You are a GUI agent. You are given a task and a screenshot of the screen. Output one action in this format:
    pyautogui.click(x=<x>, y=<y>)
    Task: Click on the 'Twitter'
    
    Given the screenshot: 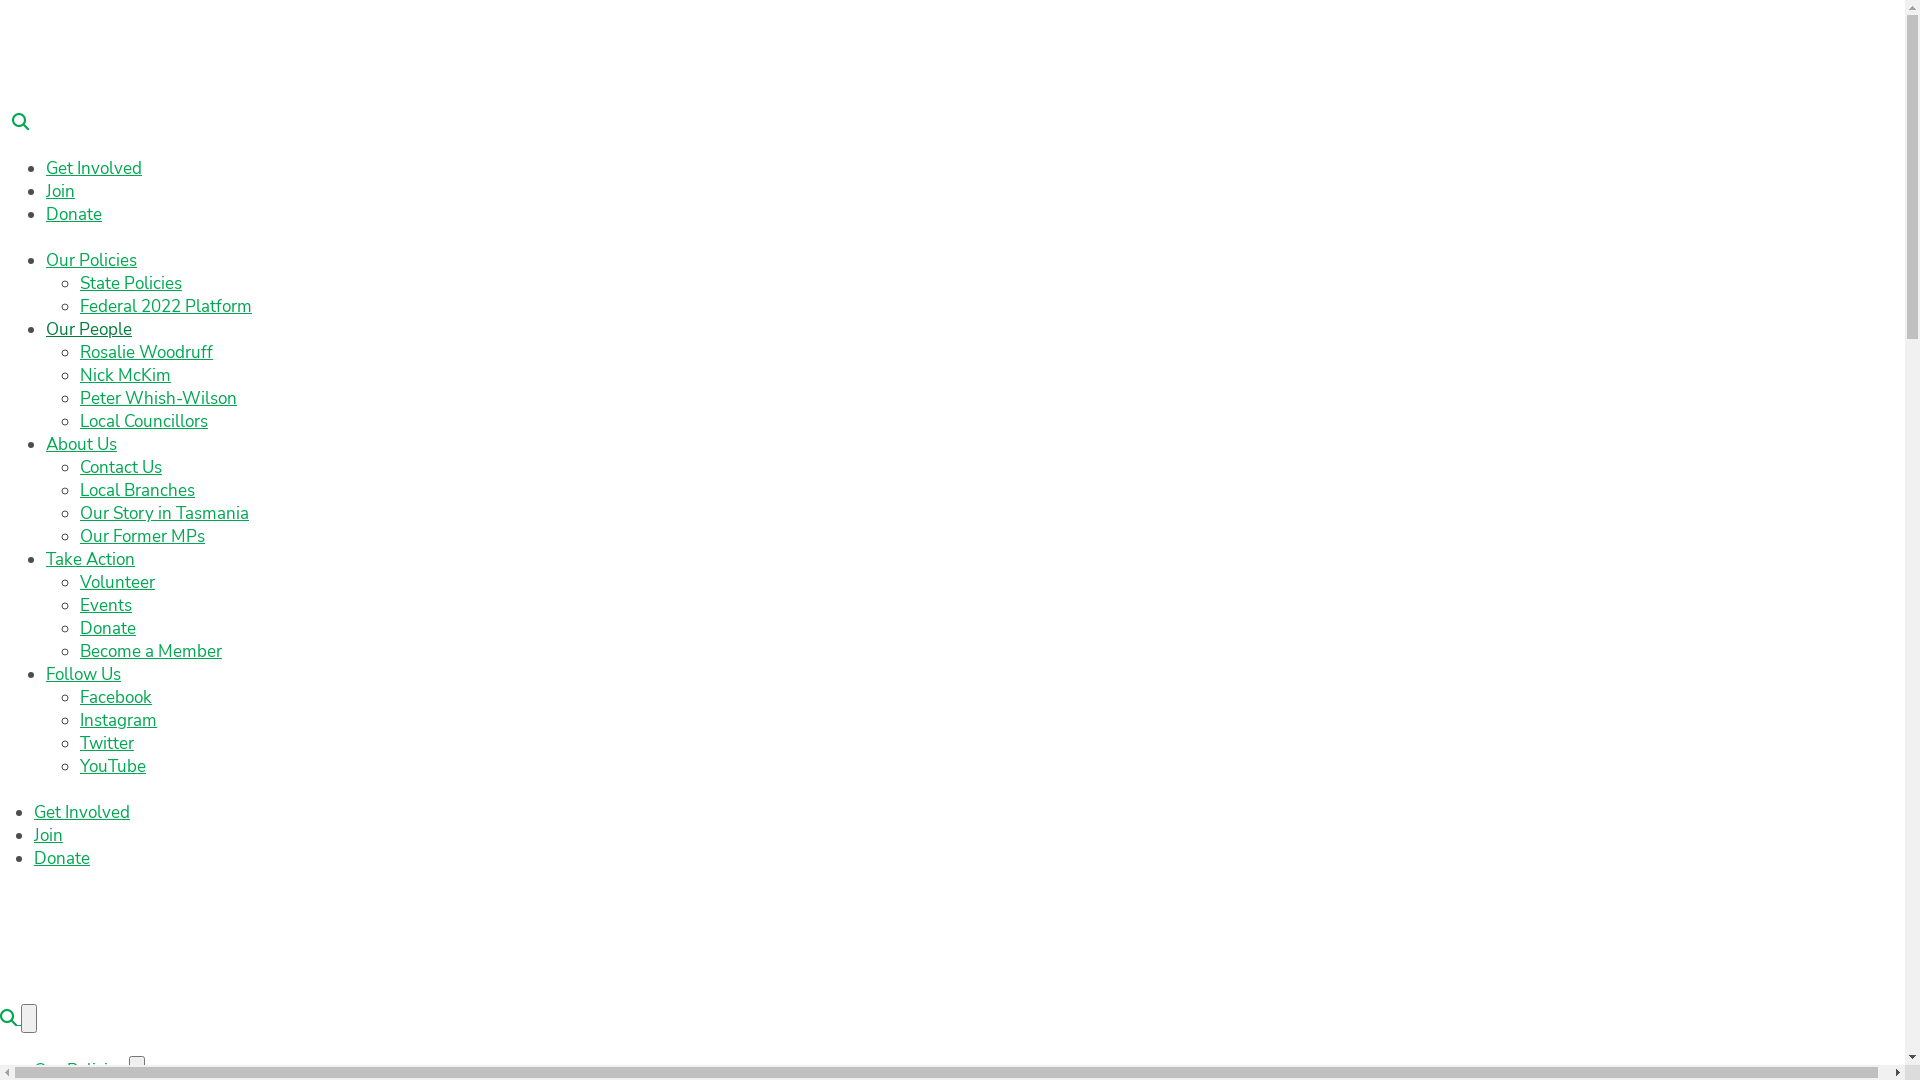 What is the action you would take?
    pyautogui.click(x=105, y=743)
    